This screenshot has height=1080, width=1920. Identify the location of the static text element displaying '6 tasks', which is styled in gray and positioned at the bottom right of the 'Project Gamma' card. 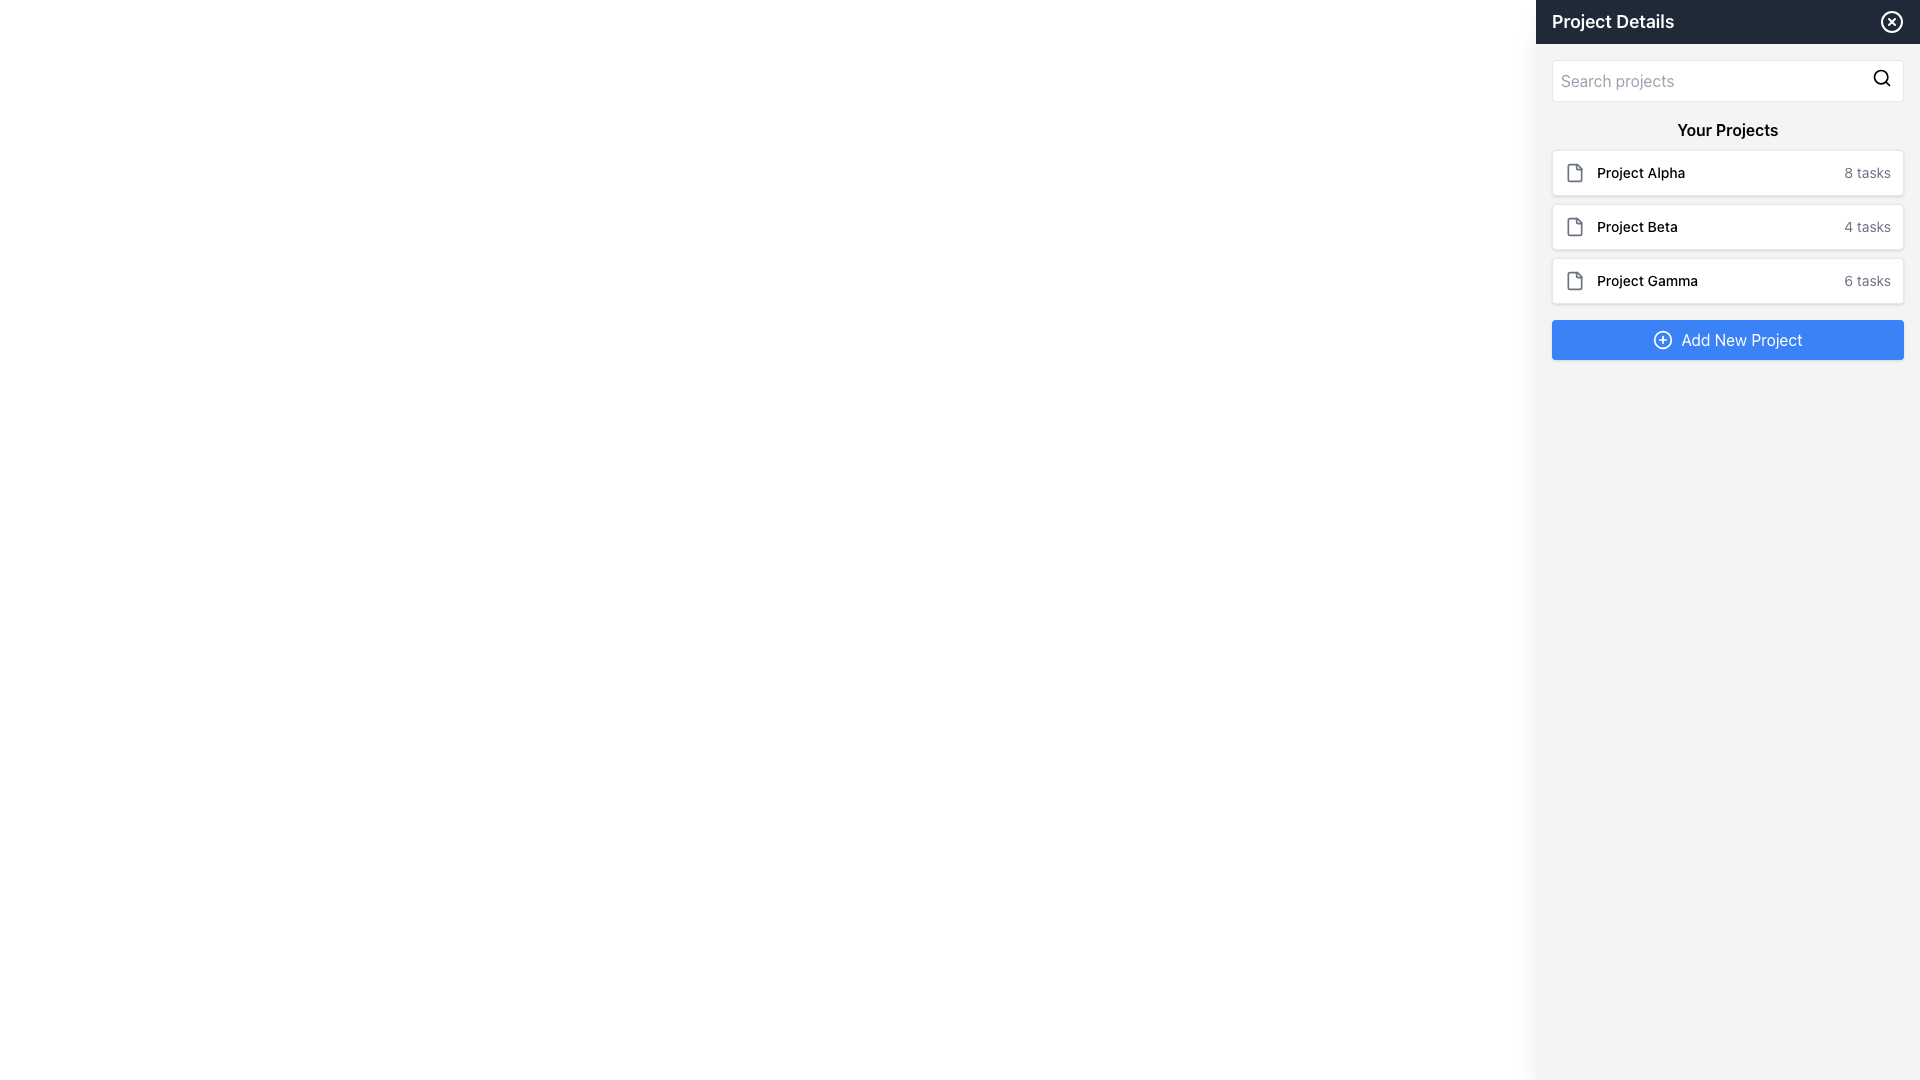
(1866, 281).